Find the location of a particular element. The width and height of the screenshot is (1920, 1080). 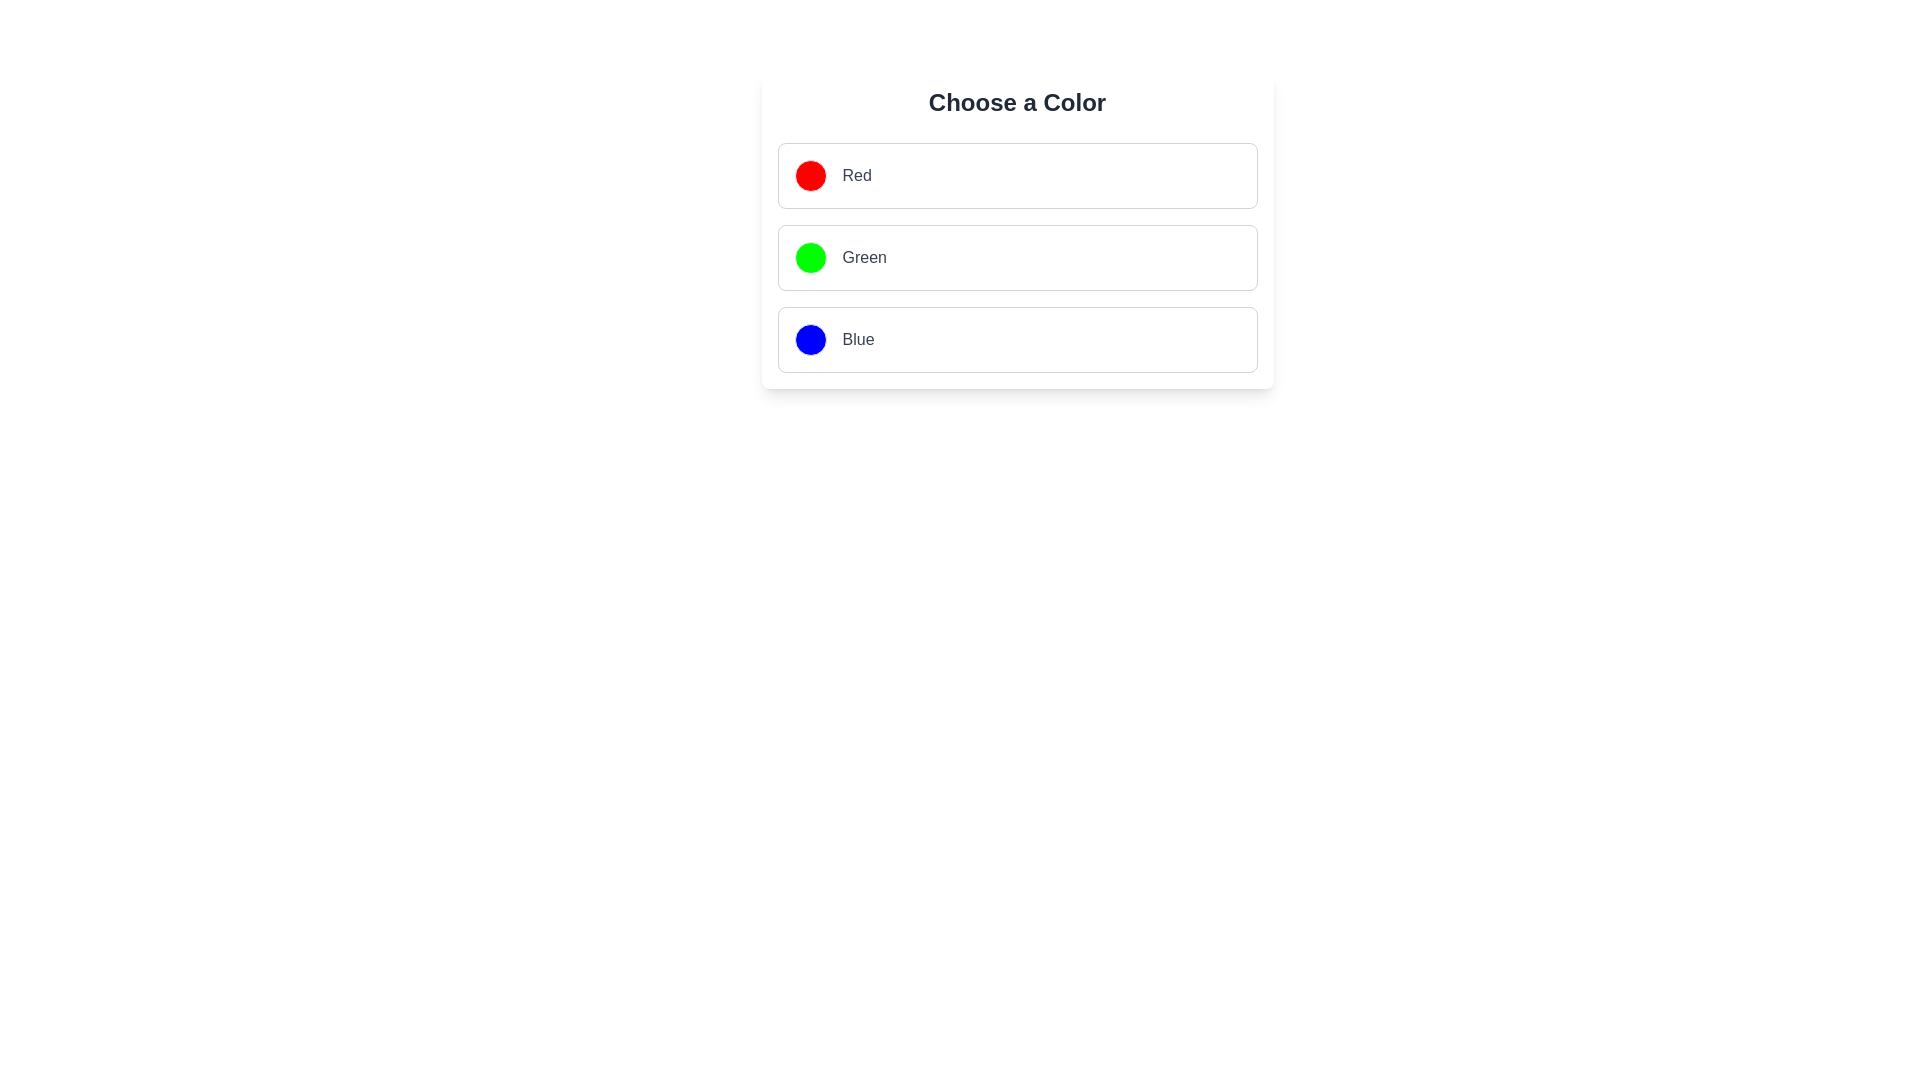

the text label displaying 'Green', which is styled with a medium-weight font and gray color, located in the second choice box of a vertical list of color options is located at coordinates (864, 257).